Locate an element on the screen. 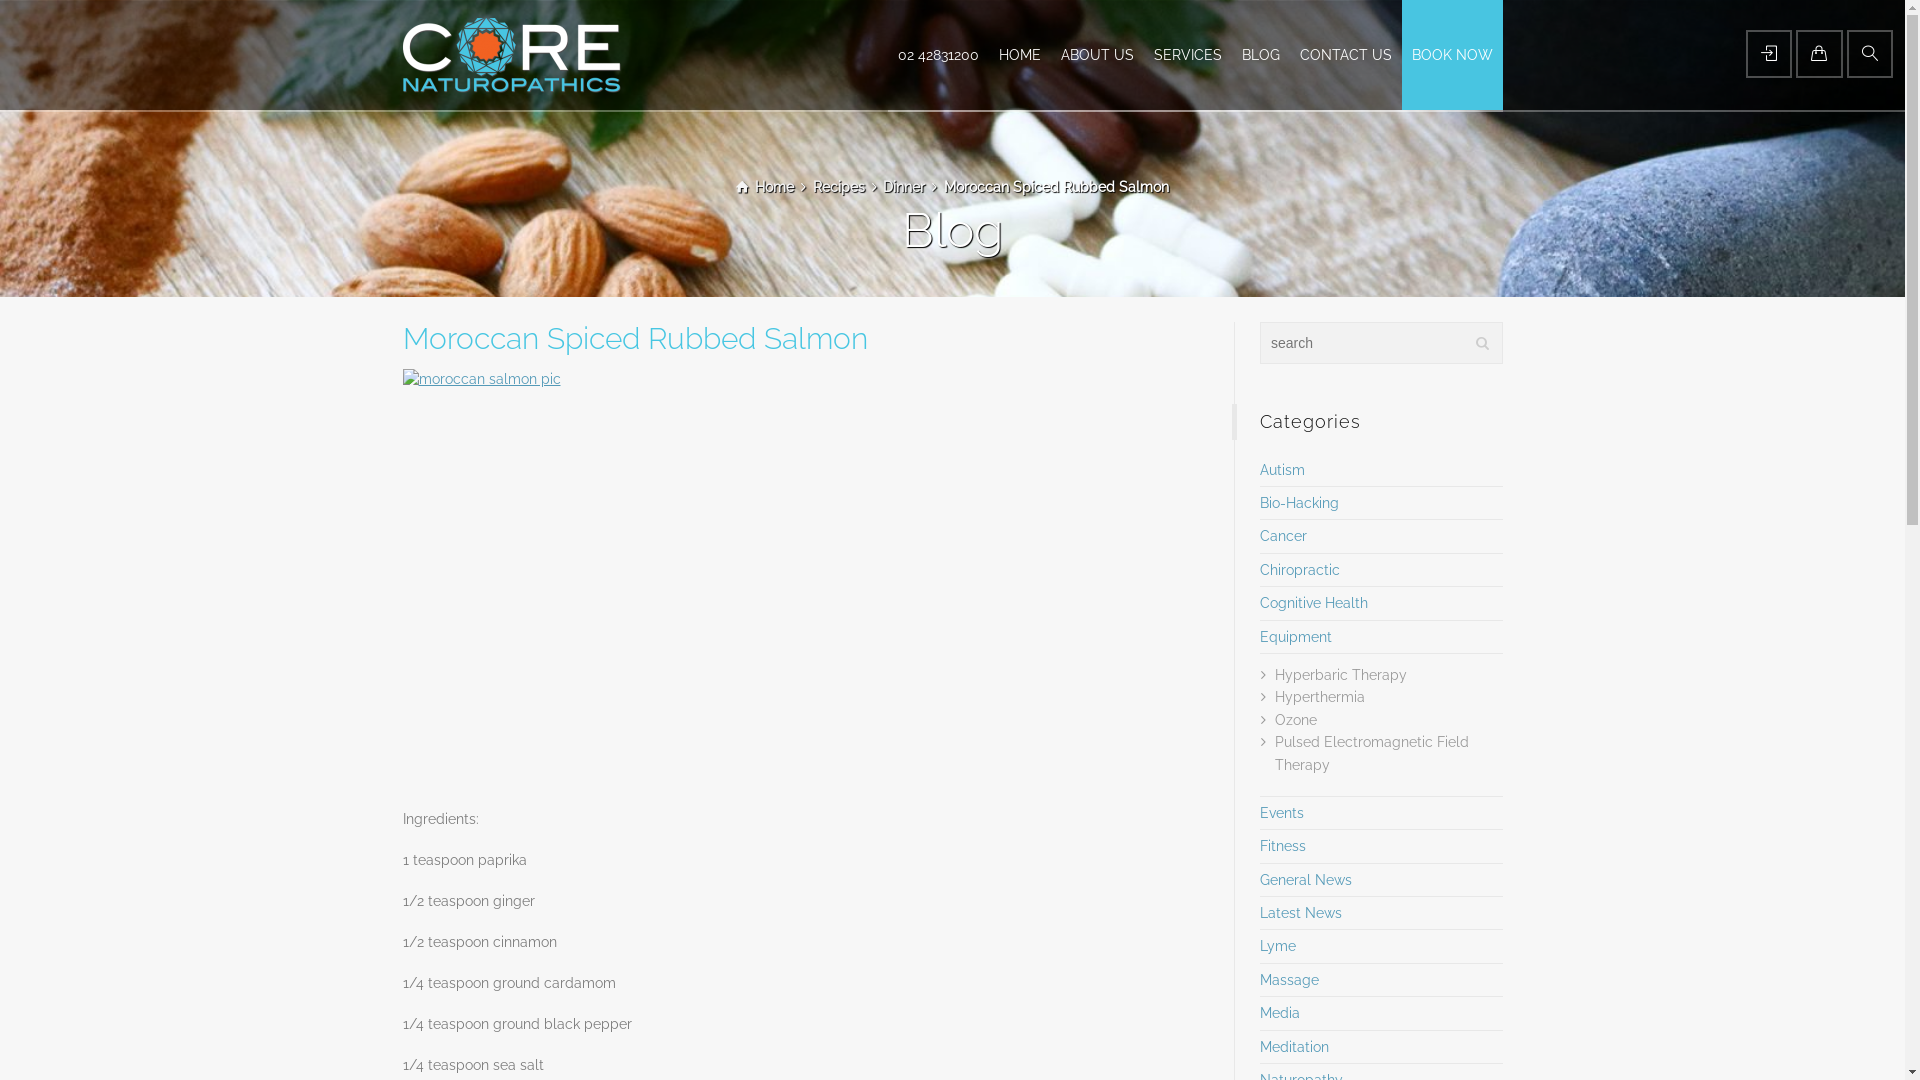 Image resolution: width=1920 pixels, height=1080 pixels. 'Login' is located at coordinates (1769, 53).